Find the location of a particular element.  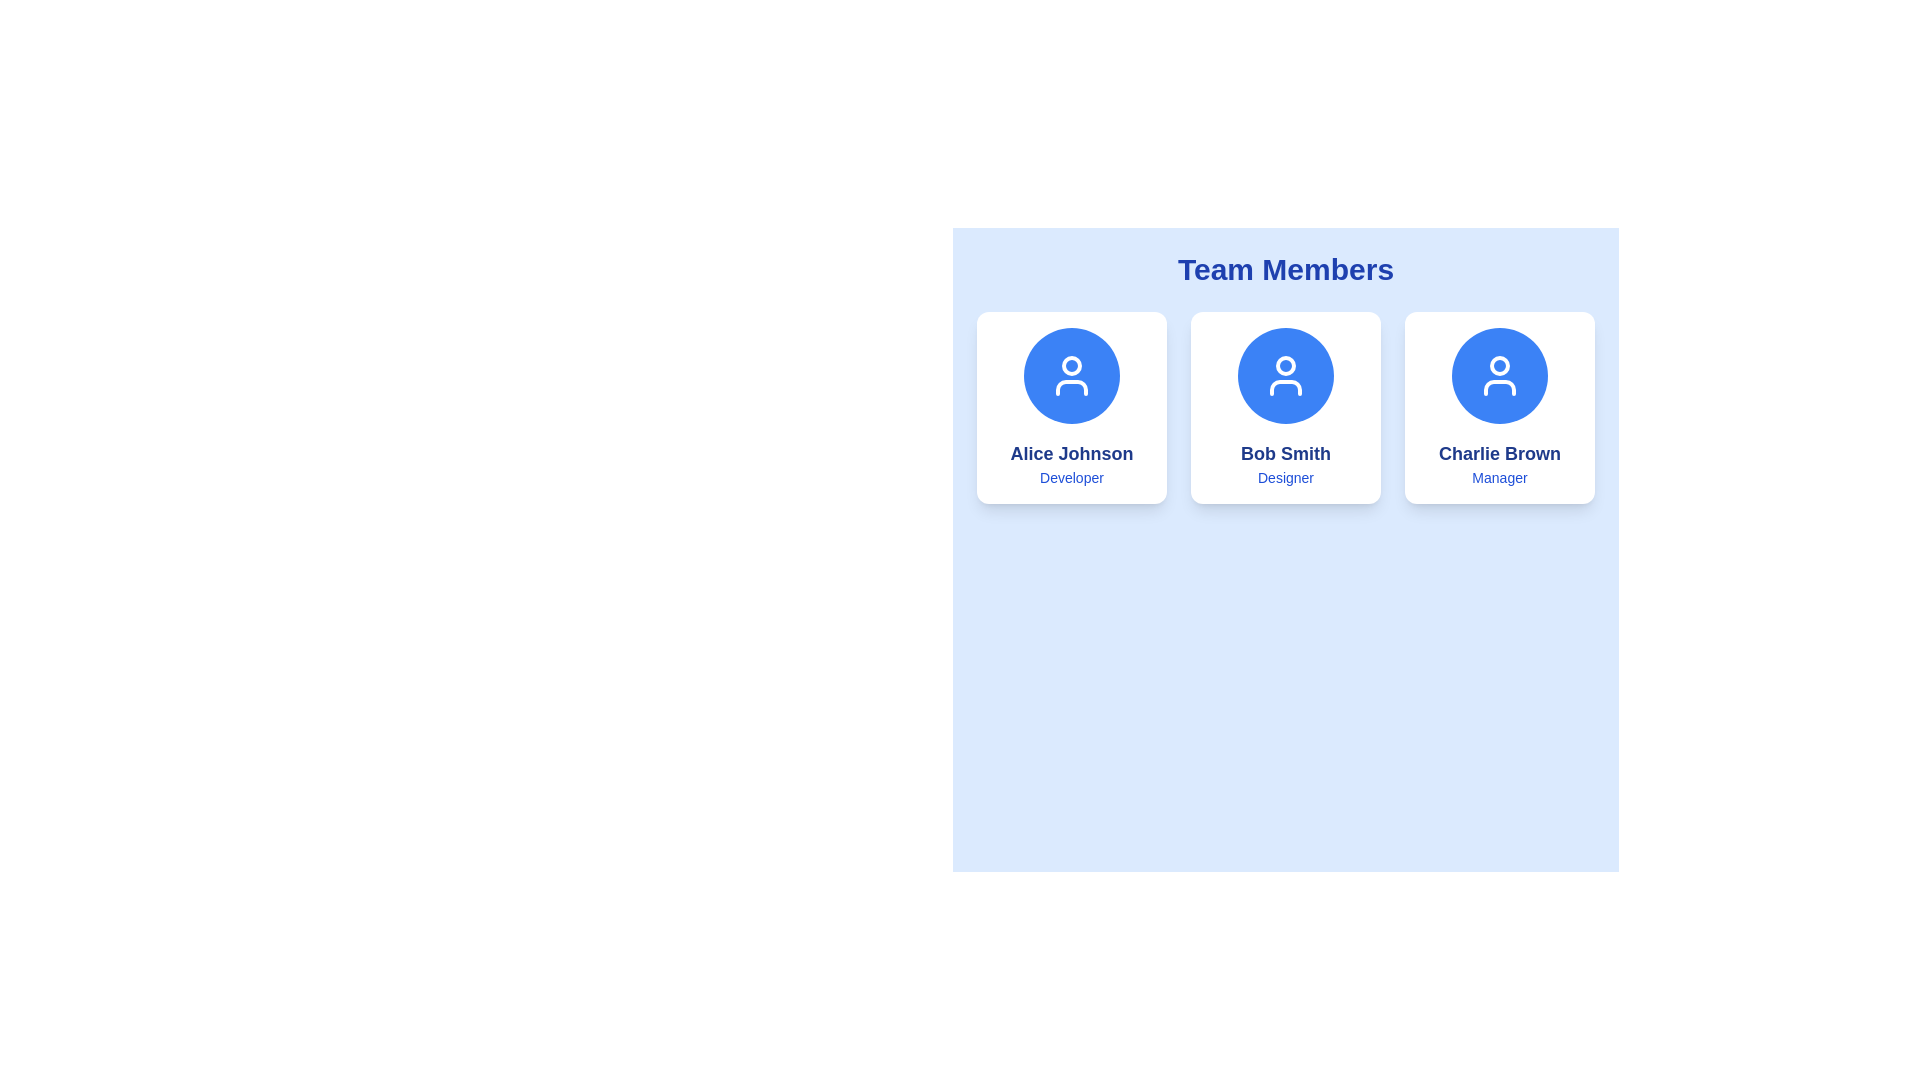

the SVG Icon representing 'Charlie Brown' in the 'Team Members' section is located at coordinates (1499, 375).